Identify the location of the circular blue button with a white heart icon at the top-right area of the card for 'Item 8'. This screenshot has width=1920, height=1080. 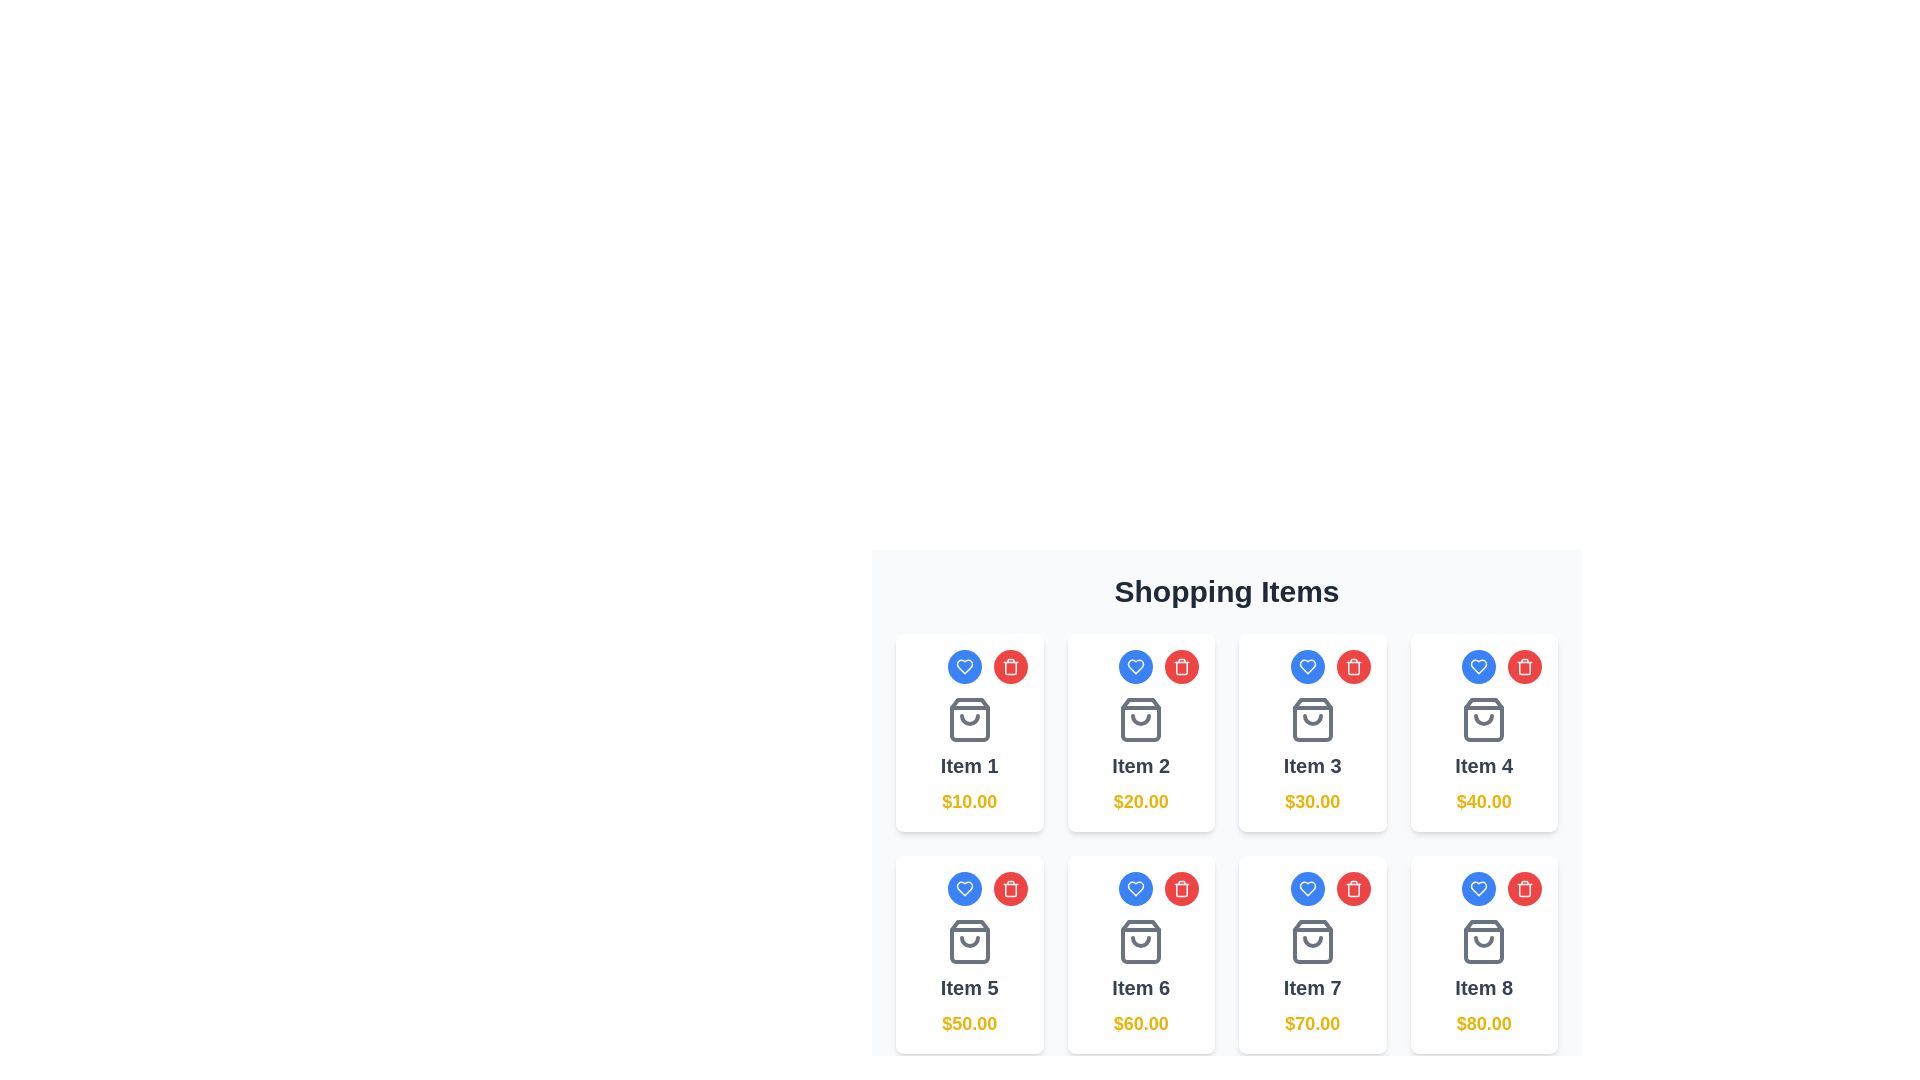
(1478, 887).